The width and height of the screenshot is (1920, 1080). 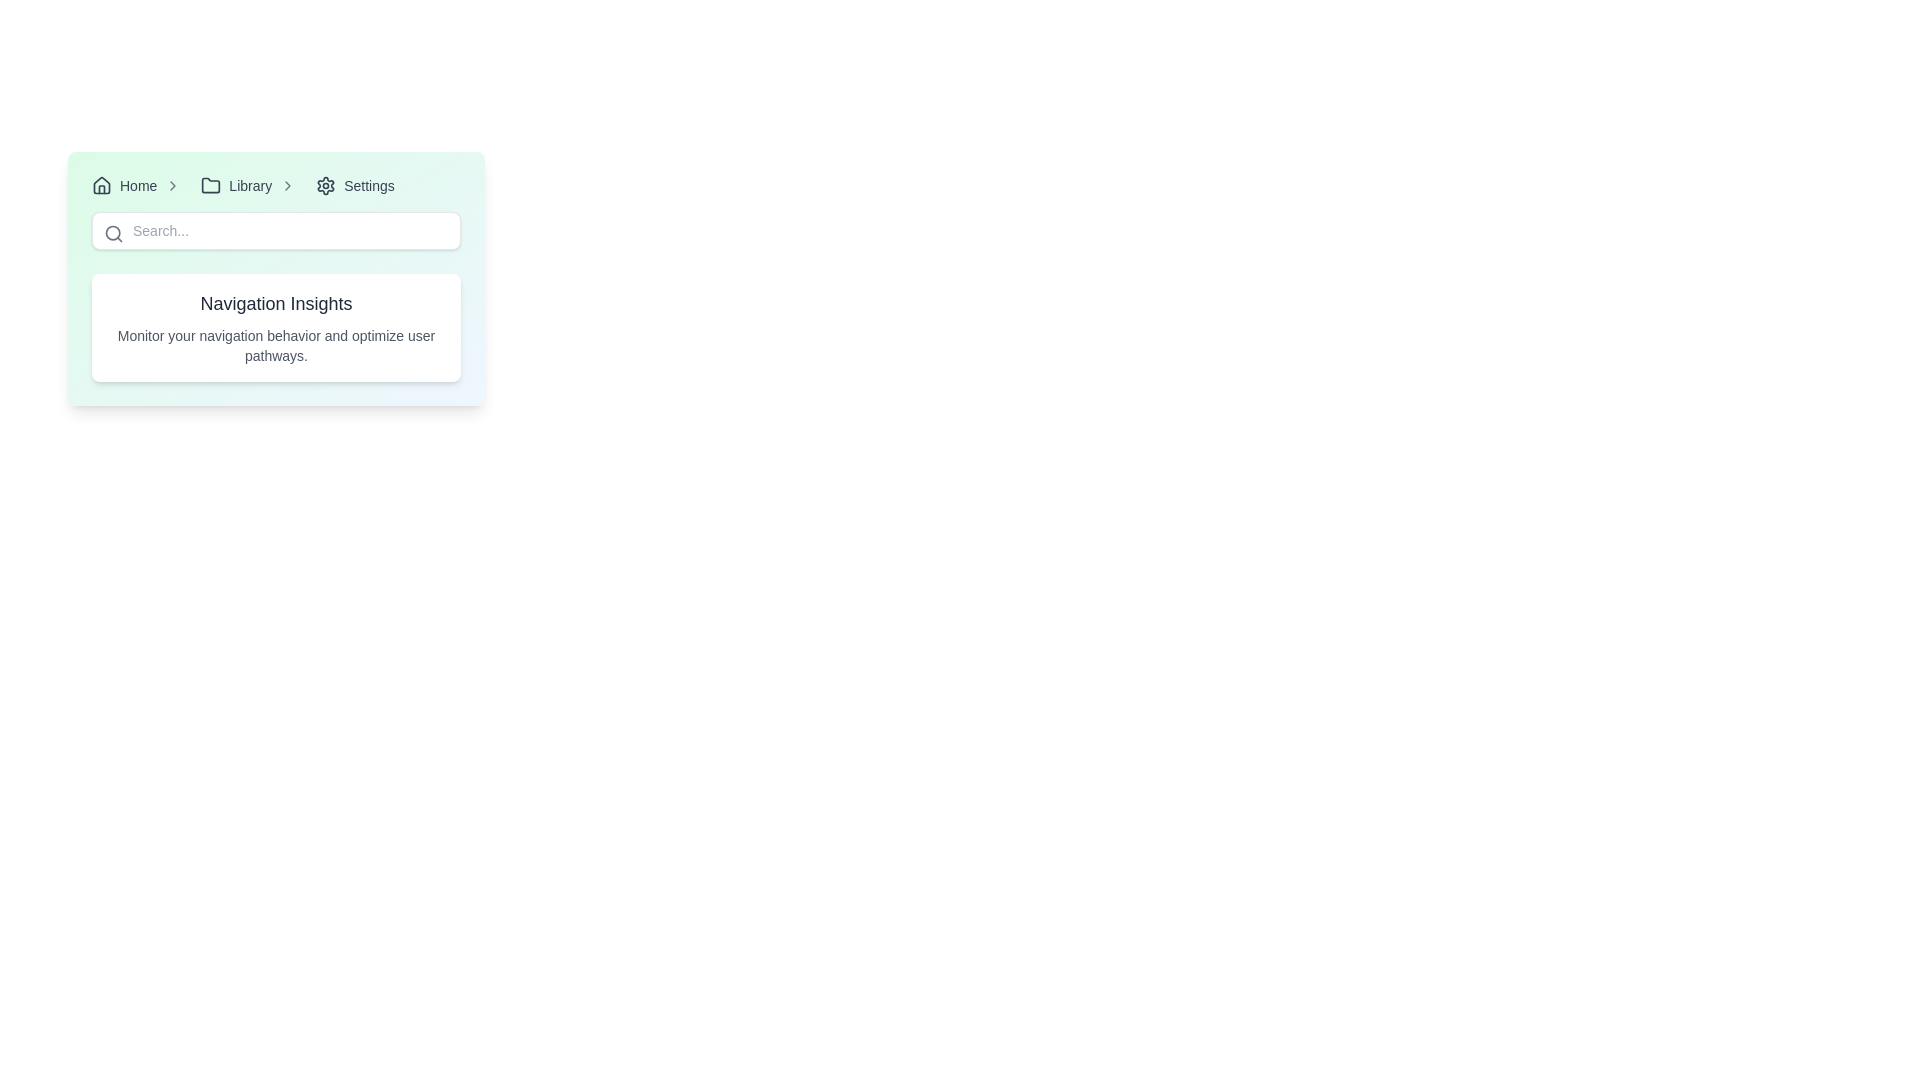 What do you see at coordinates (137, 185) in the screenshot?
I see `the 'Home' text label in the navigation bar` at bounding box center [137, 185].